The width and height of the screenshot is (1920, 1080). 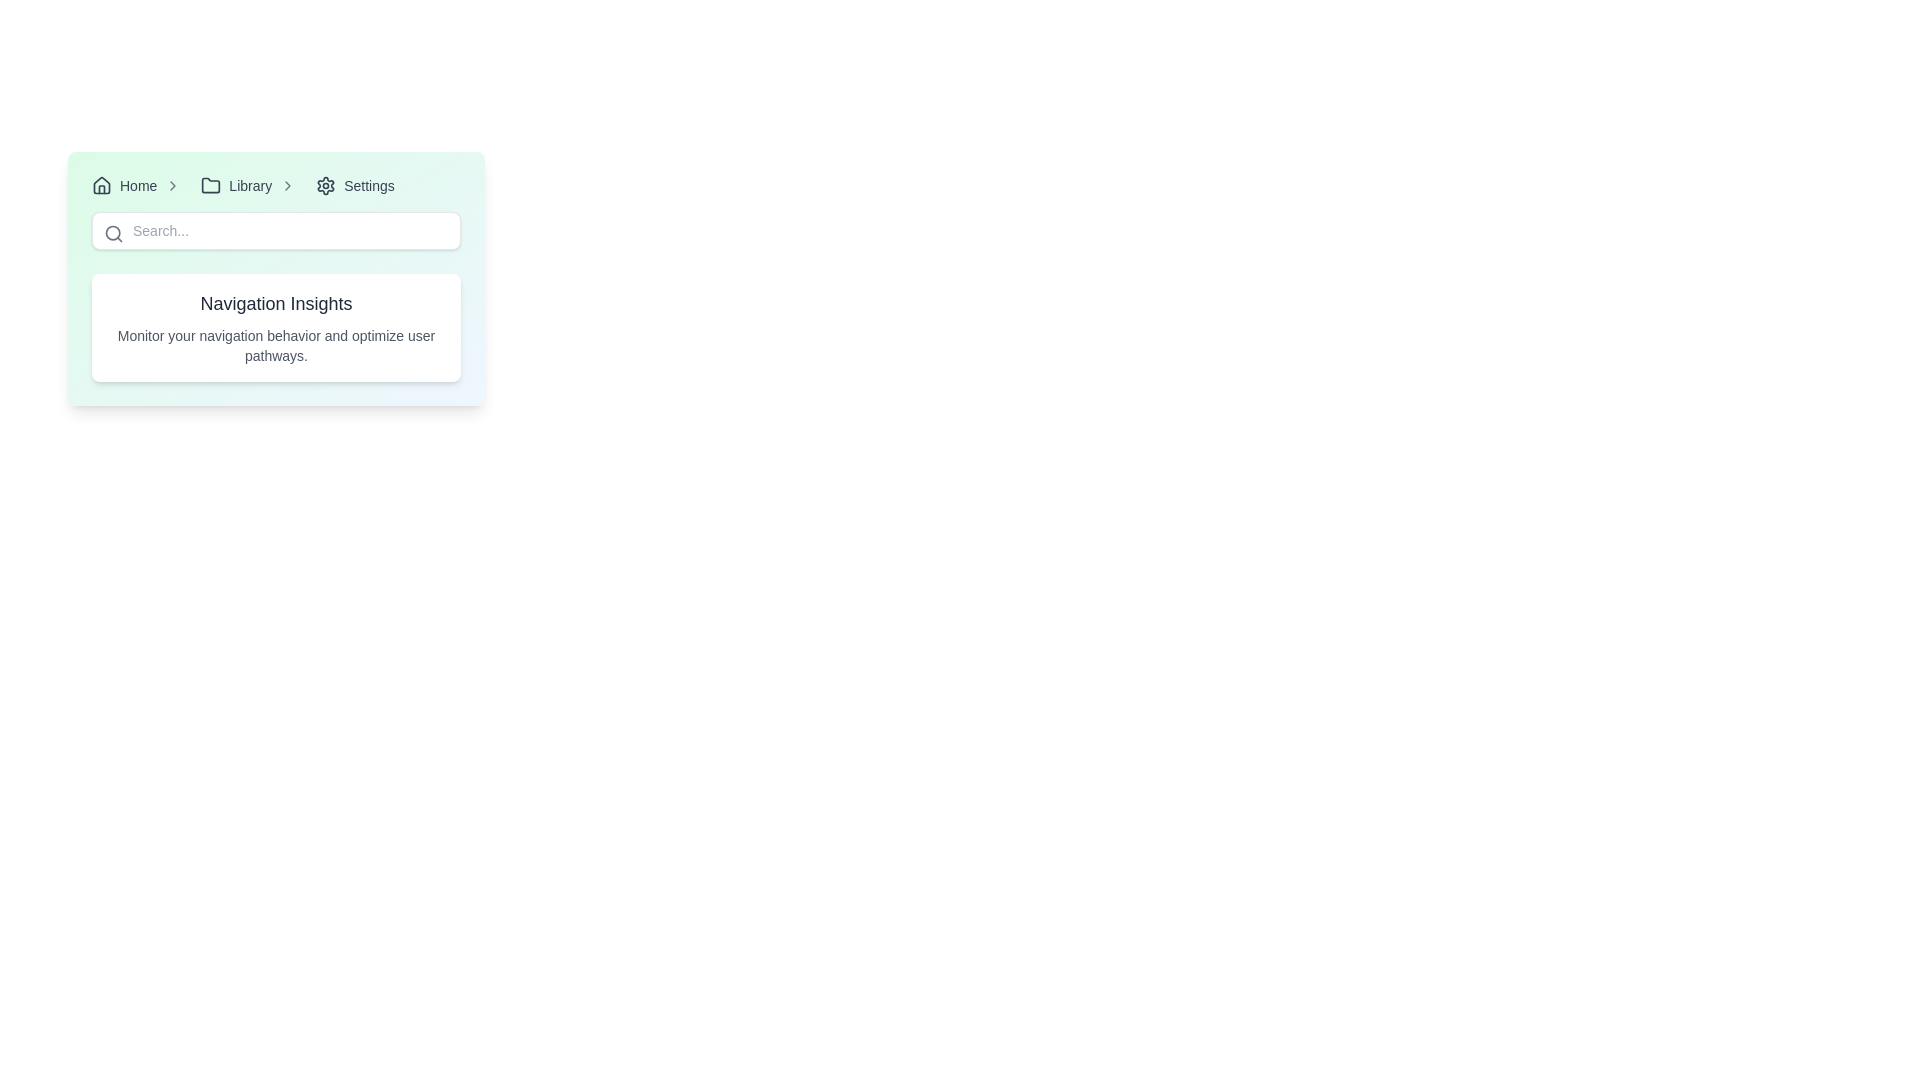 What do you see at coordinates (137, 185) in the screenshot?
I see `the 'Home' text label in the navigation bar` at bounding box center [137, 185].